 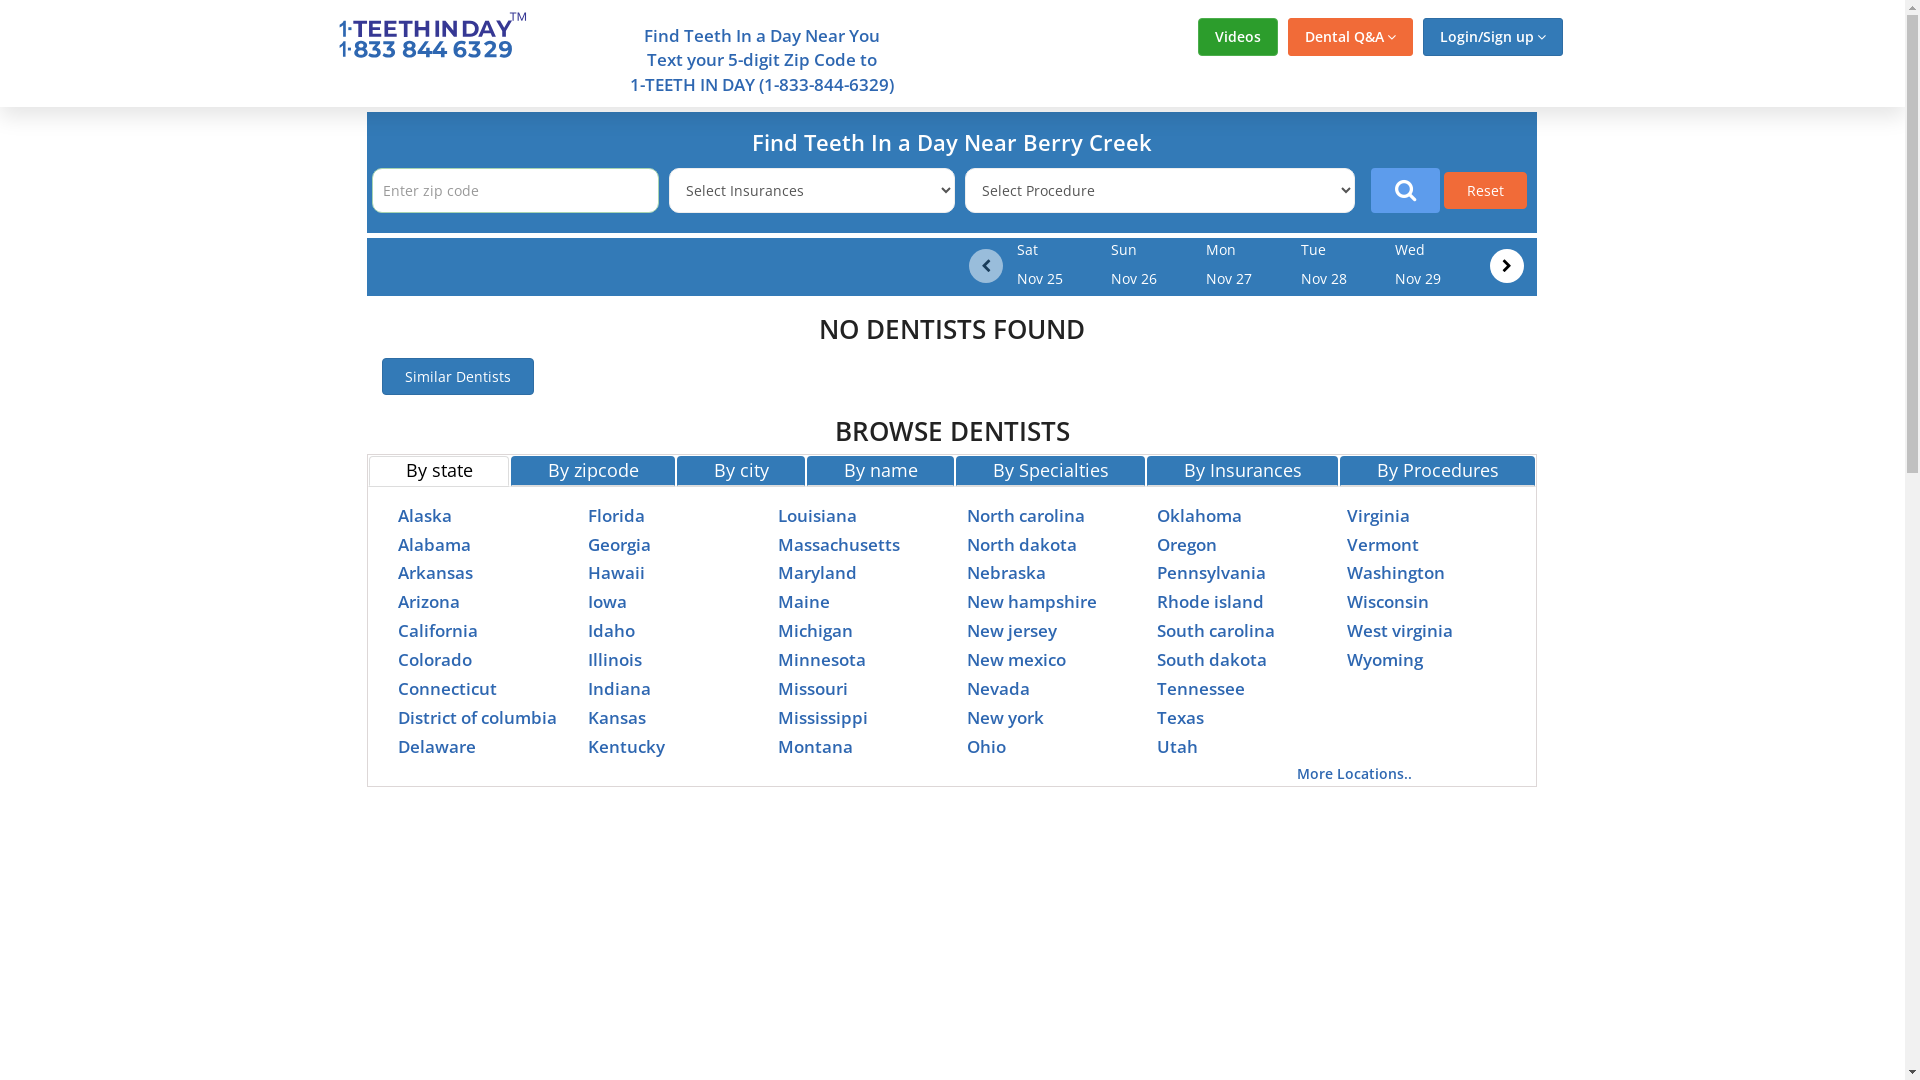 What do you see at coordinates (1211, 659) in the screenshot?
I see `'South dakota'` at bounding box center [1211, 659].